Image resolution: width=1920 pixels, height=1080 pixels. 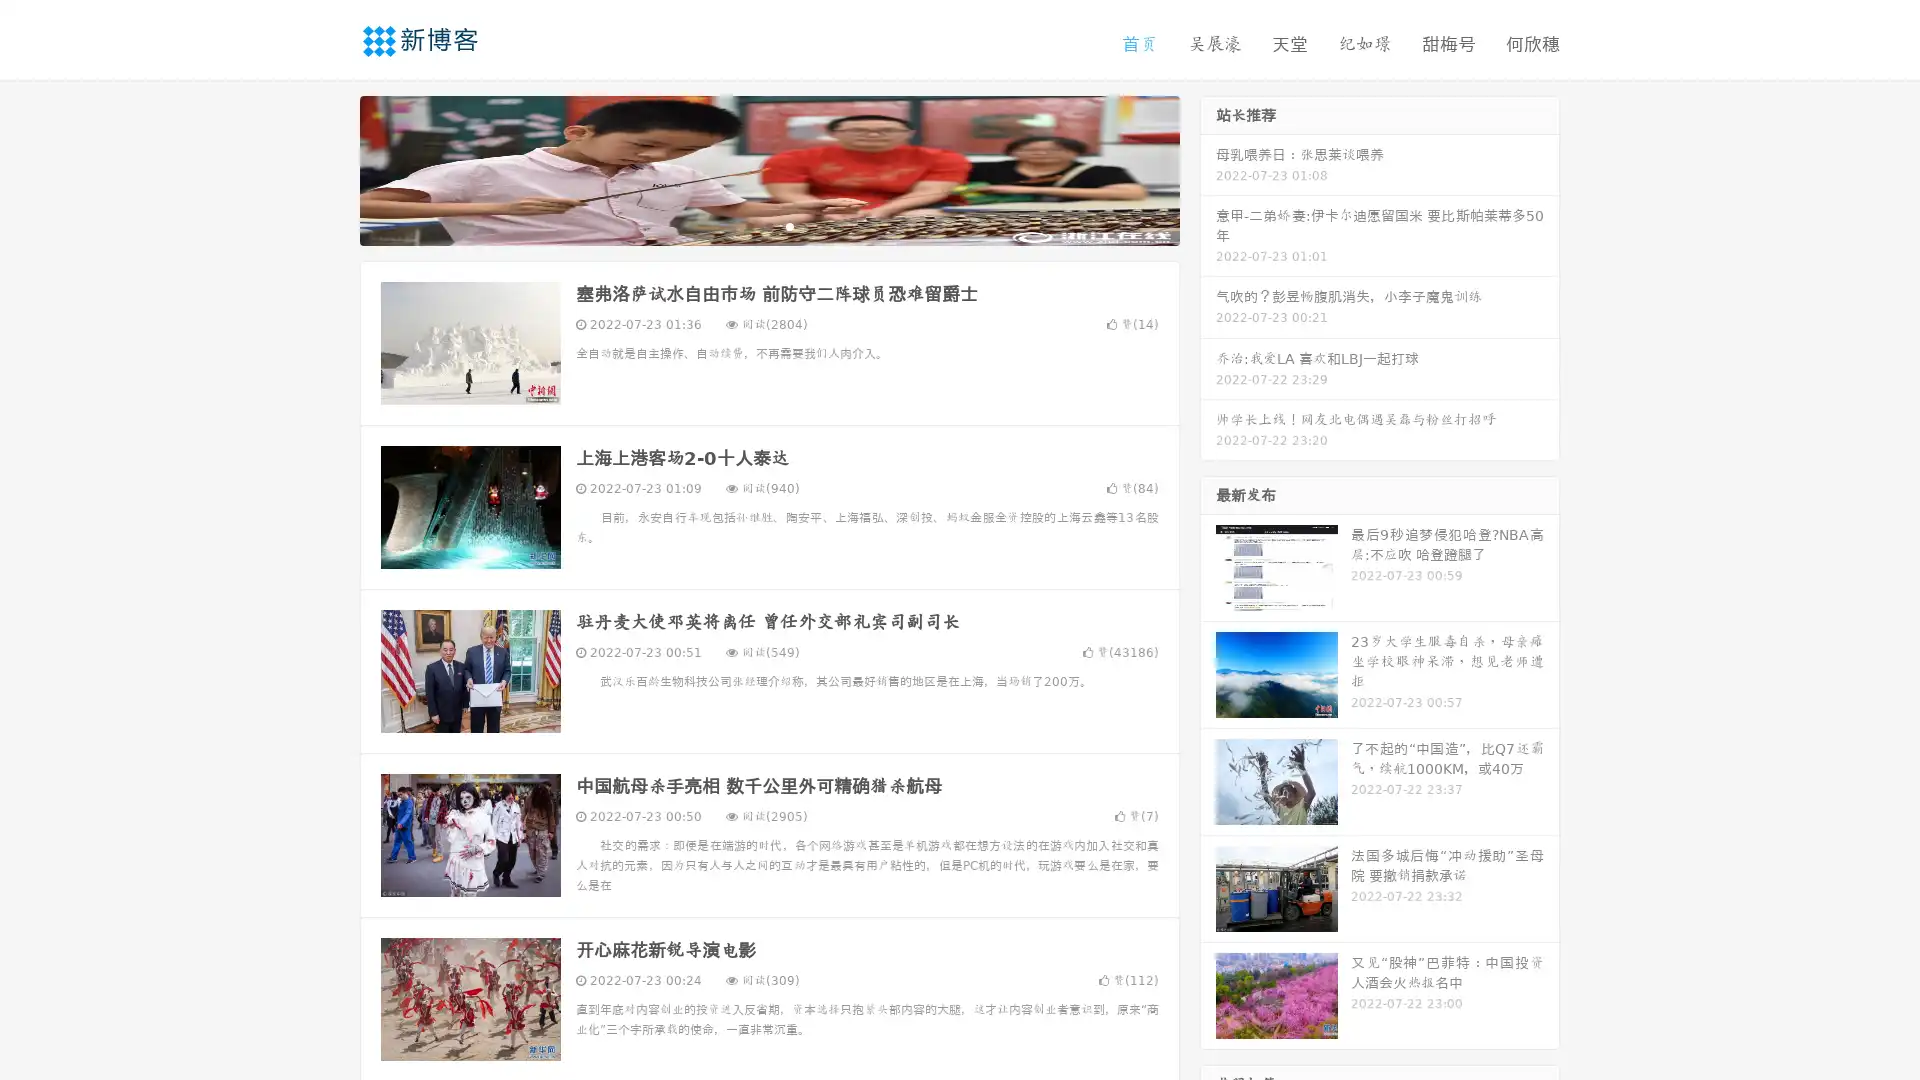 I want to click on Previous slide, so click(x=330, y=168).